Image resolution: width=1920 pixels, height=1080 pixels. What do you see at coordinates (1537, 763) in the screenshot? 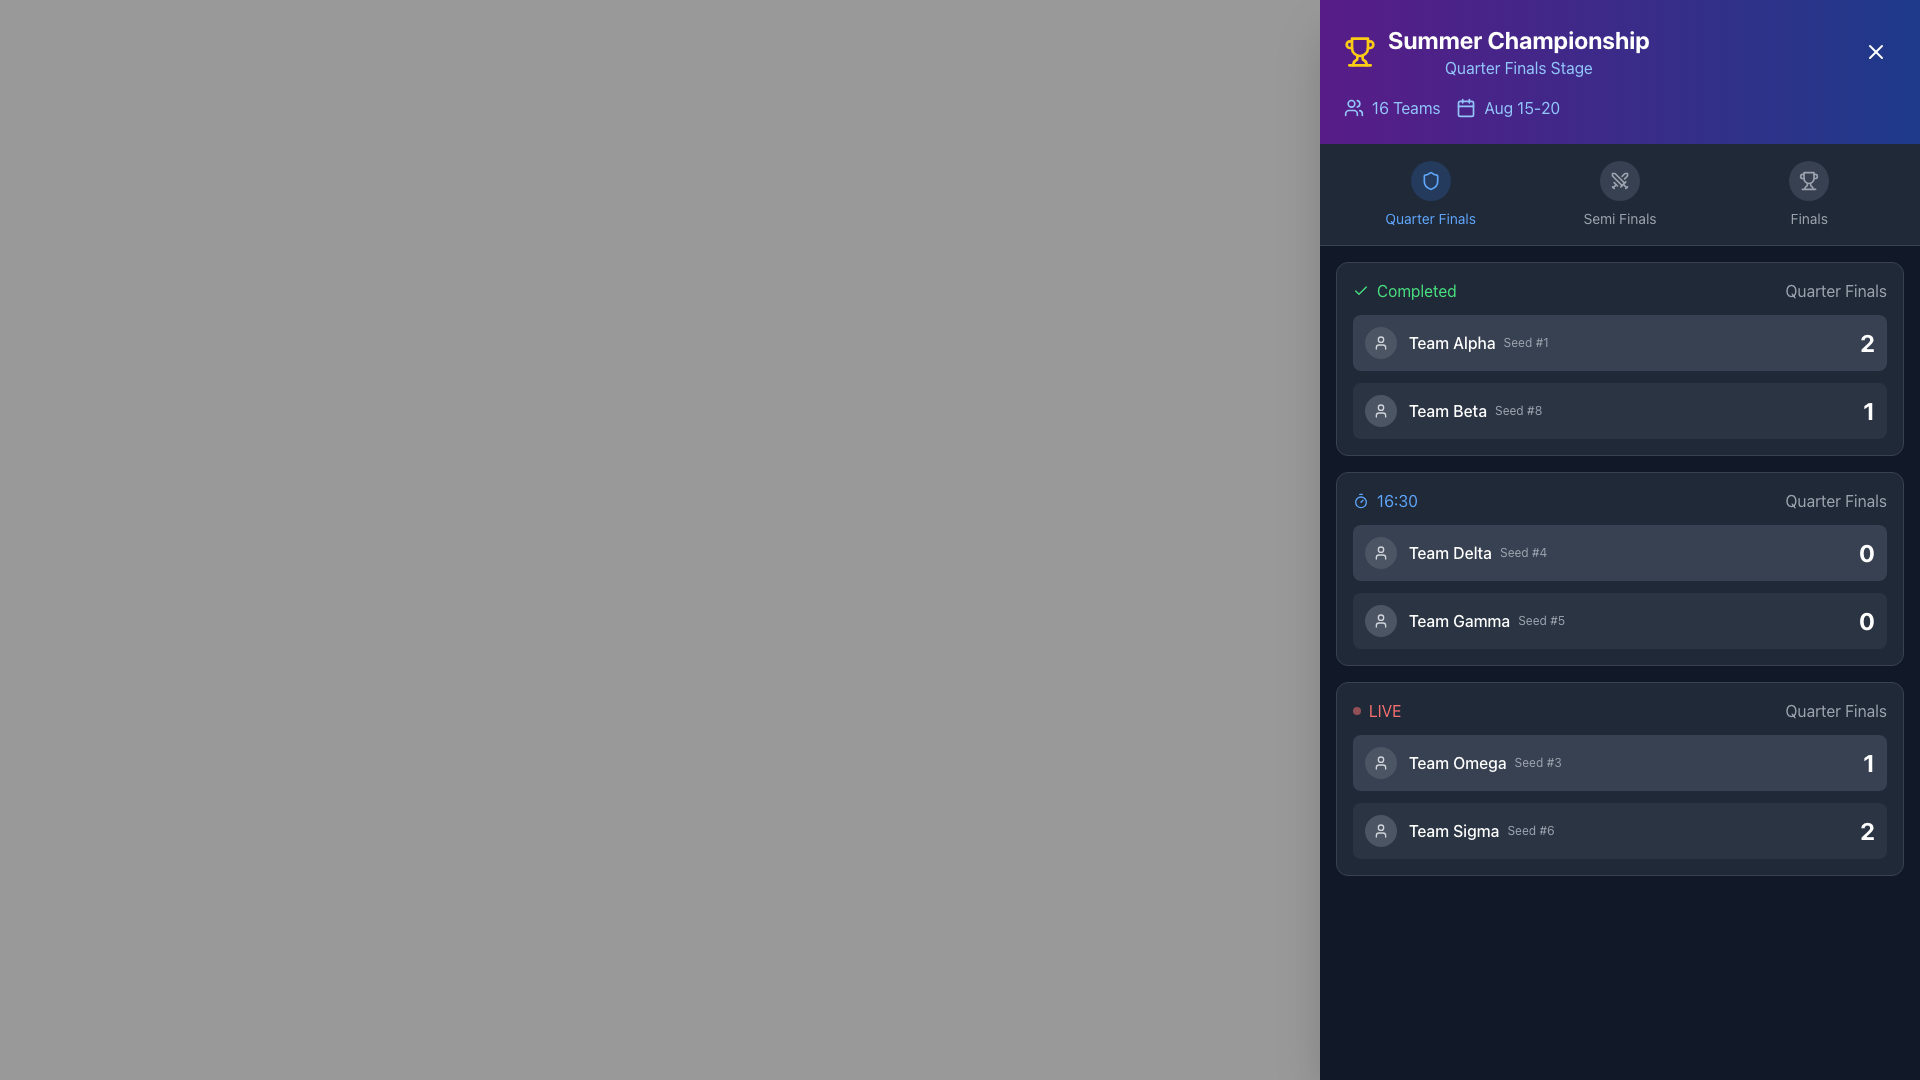
I see `the text label that provides supplementary information about the team, indicating its seeding position in the championship, located to the right of 'Team Omega' in the 'LIVE' section of the 'Quarter Finals' panel` at bounding box center [1537, 763].